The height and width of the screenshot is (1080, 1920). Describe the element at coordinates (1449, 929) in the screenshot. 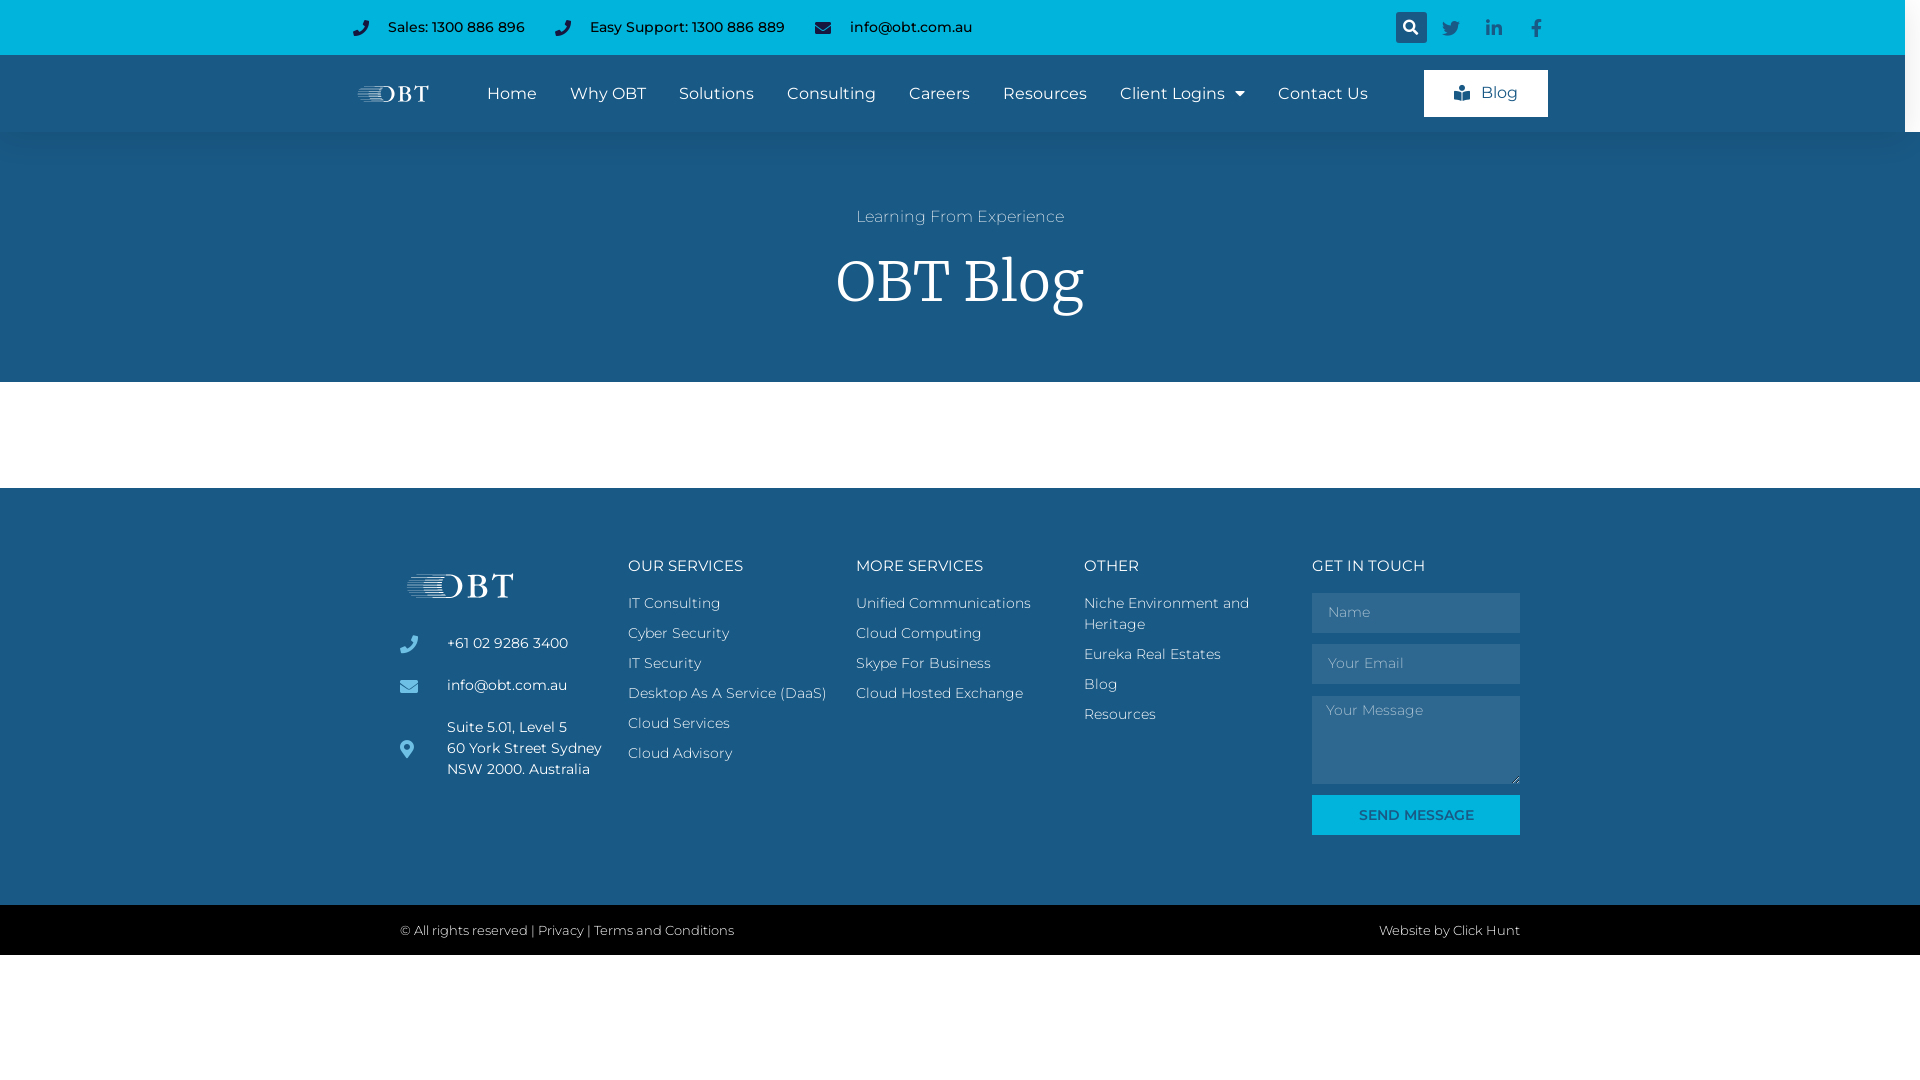

I see `'Website by Click Hunt'` at that location.